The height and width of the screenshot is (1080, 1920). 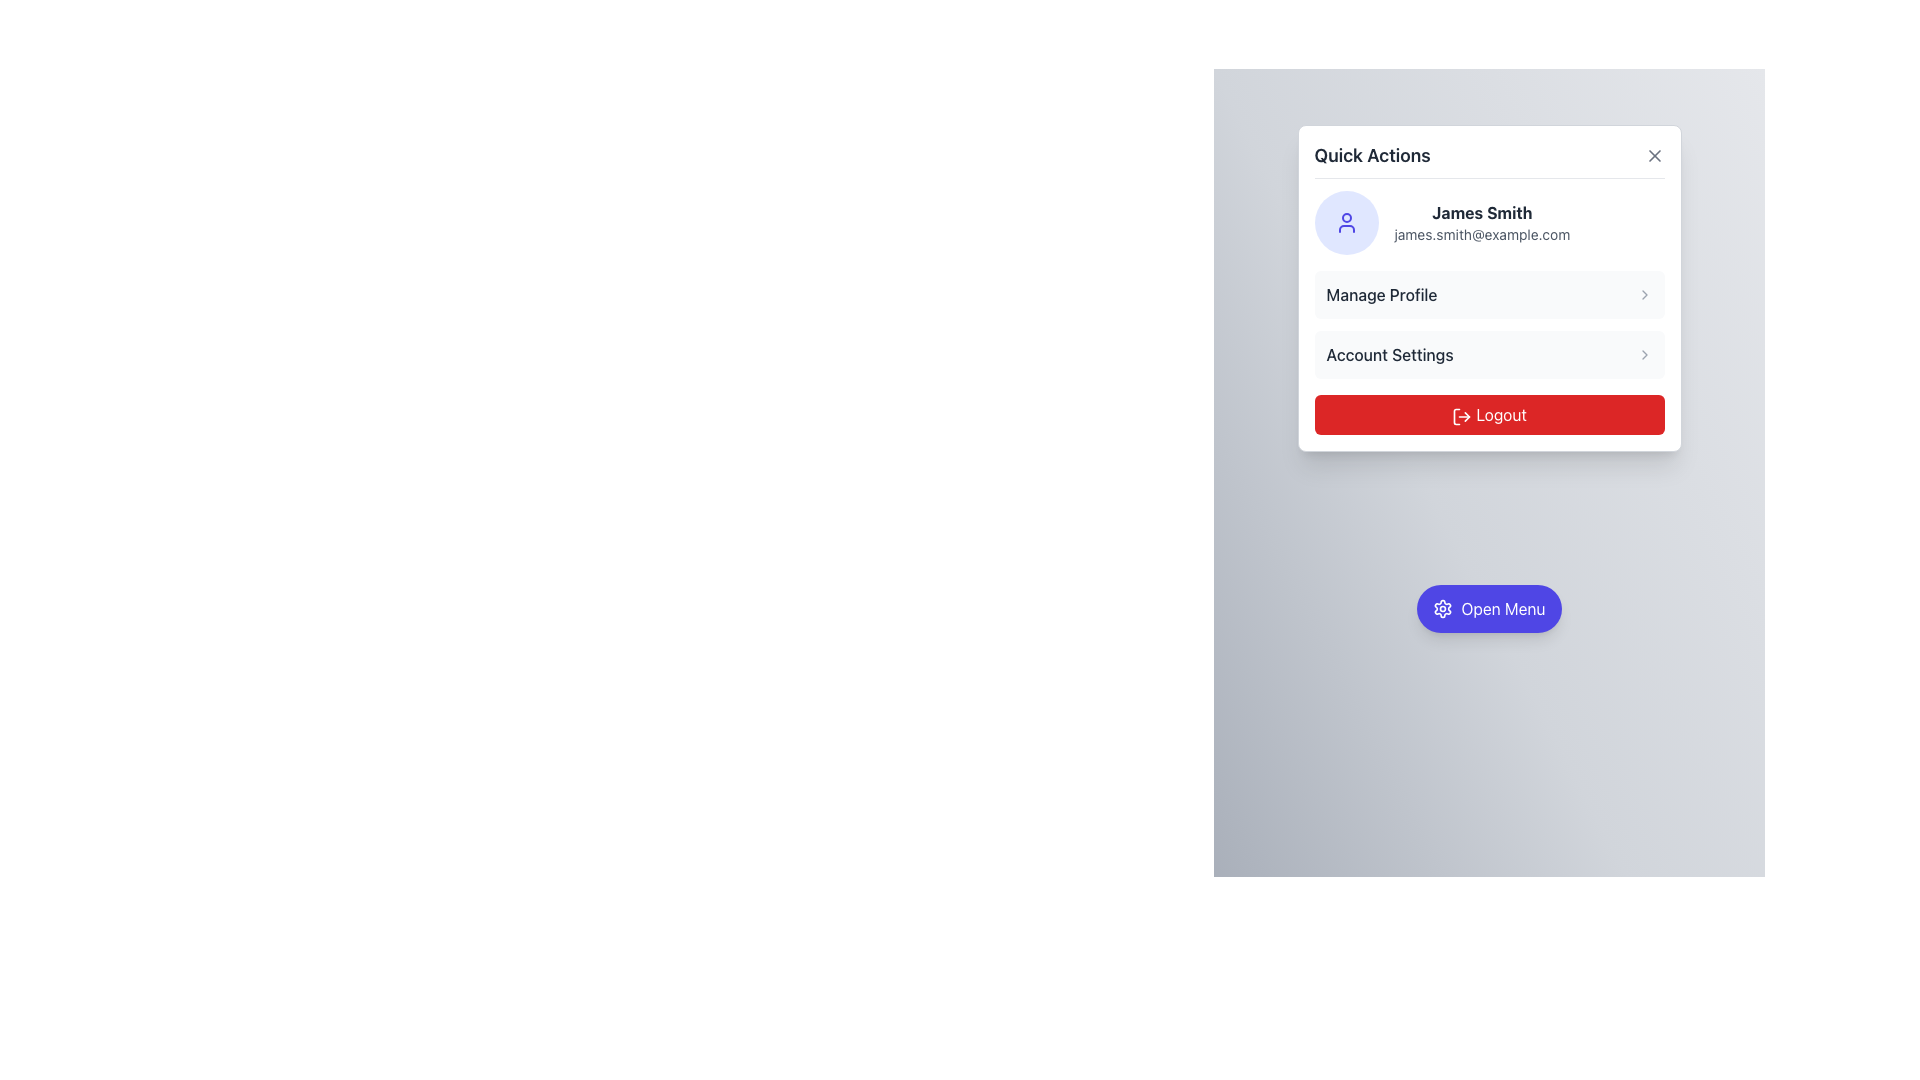 I want to click on the settings icon located inside the 'Open Menu' button at the bottom-right of the interface, so click(x=1443, y=608).